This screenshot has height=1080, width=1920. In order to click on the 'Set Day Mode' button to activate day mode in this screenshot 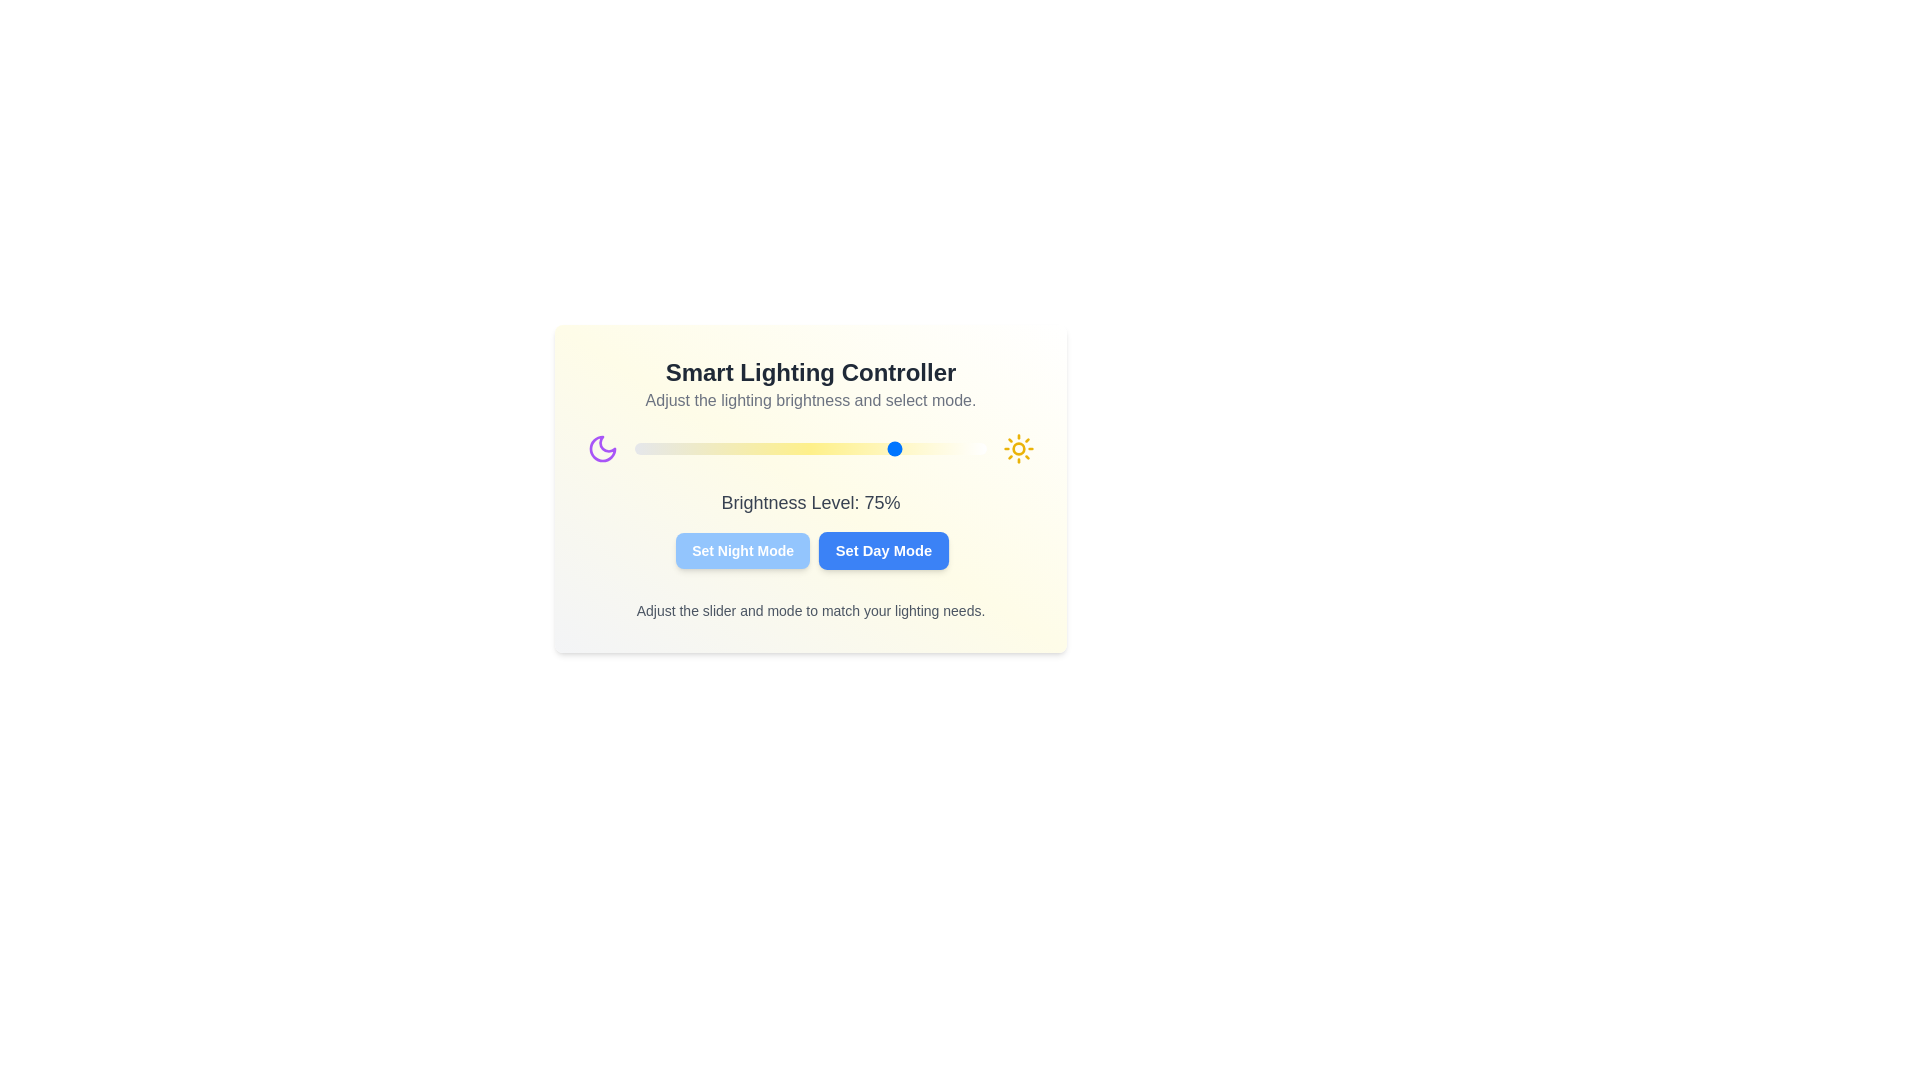, I will do `click(882, 551)`.